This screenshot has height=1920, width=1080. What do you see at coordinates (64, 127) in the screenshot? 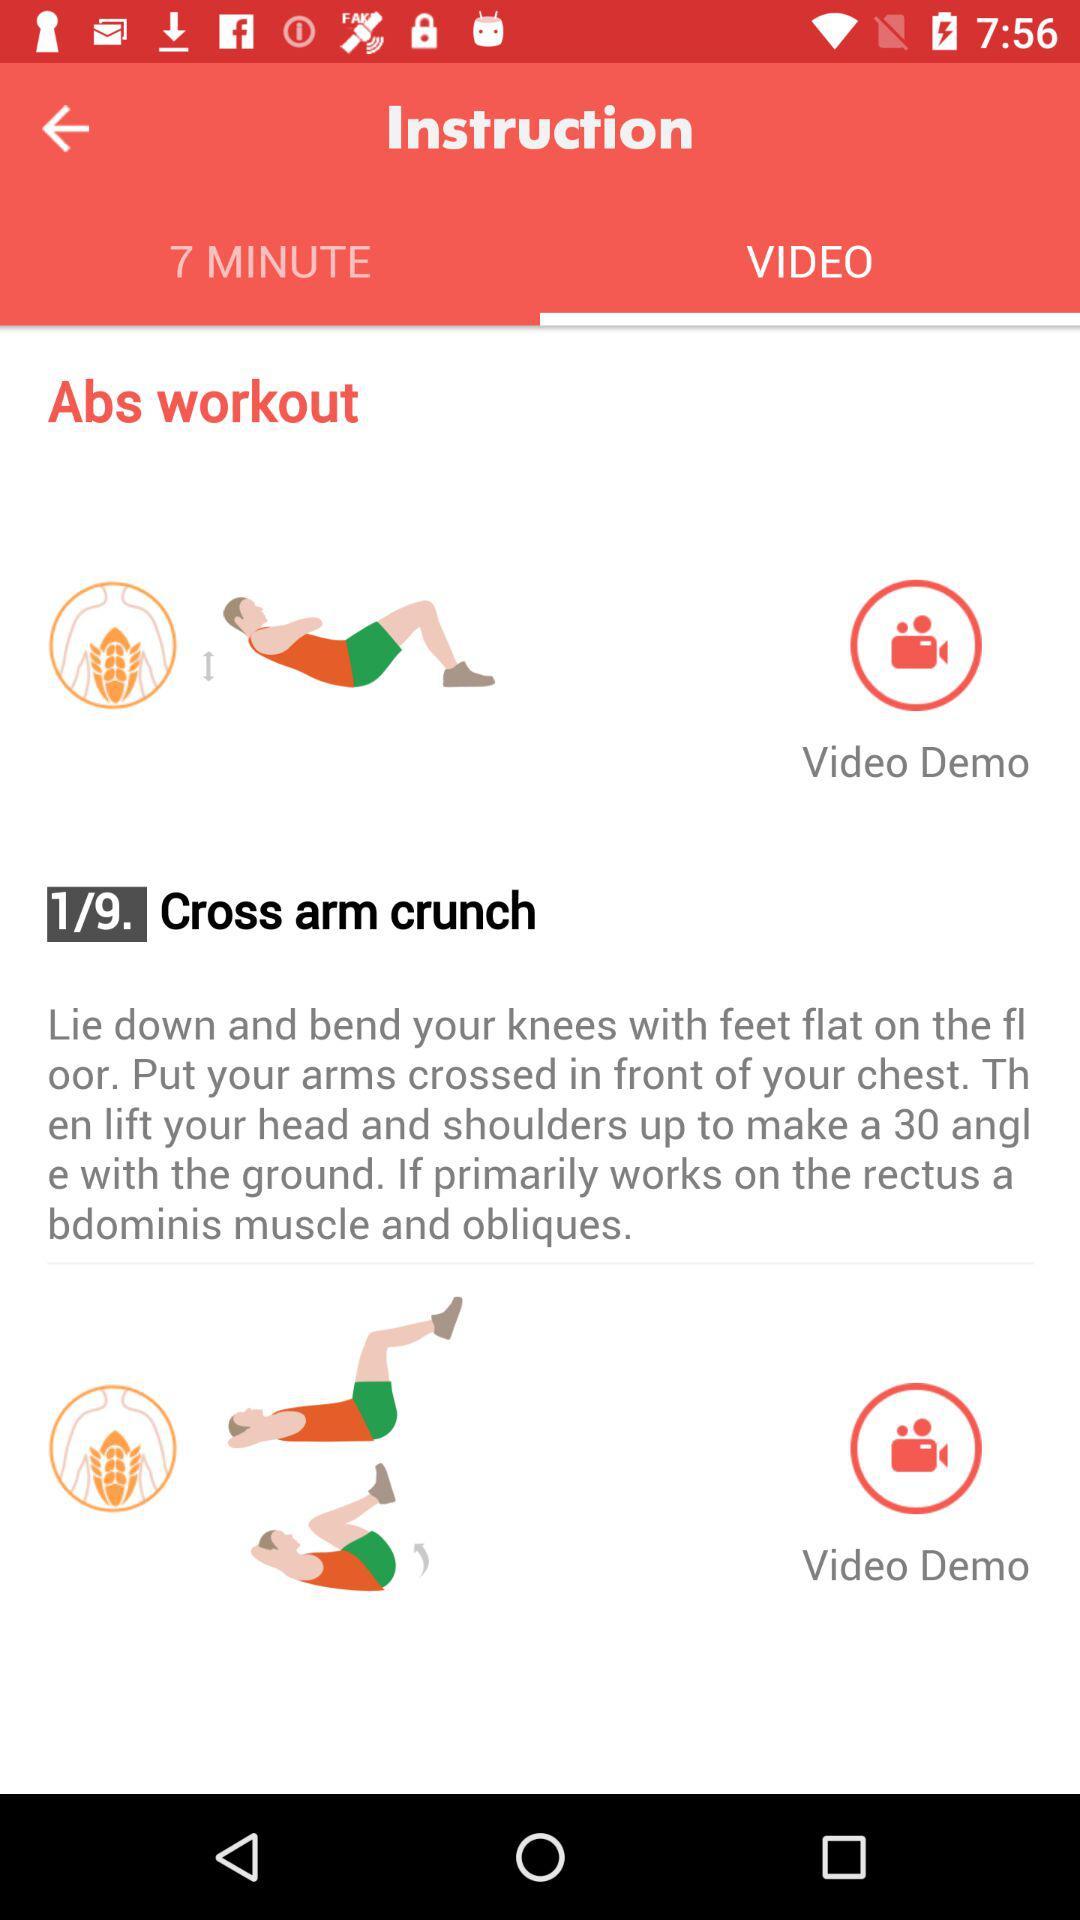
I see `go back` at bounding box center [64, 127].